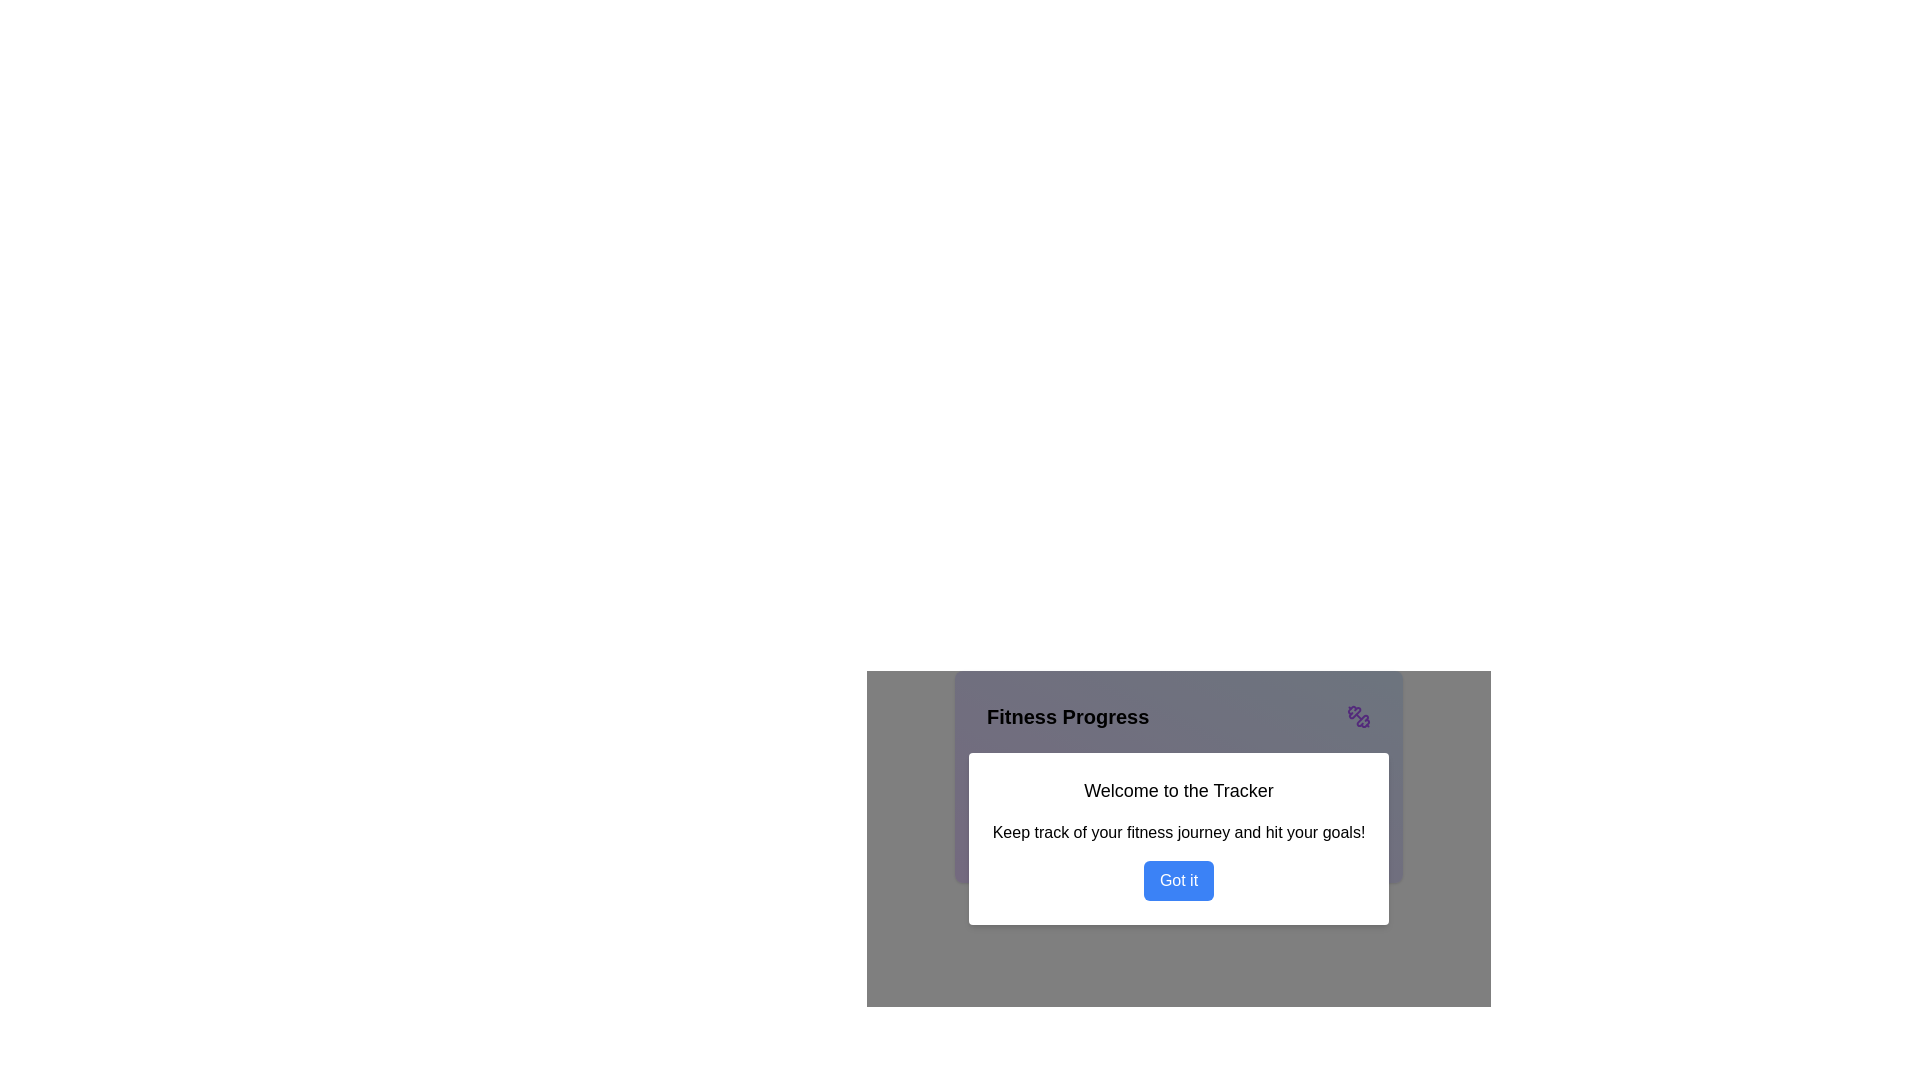  What do you see at coordinates (1067, 716) in the screenshot?
I see `the text label displaying 'Fitness Progress', which is styled in a large, bold sans-serif font and positioned against a darker background` at bounding box center [1067, 716].